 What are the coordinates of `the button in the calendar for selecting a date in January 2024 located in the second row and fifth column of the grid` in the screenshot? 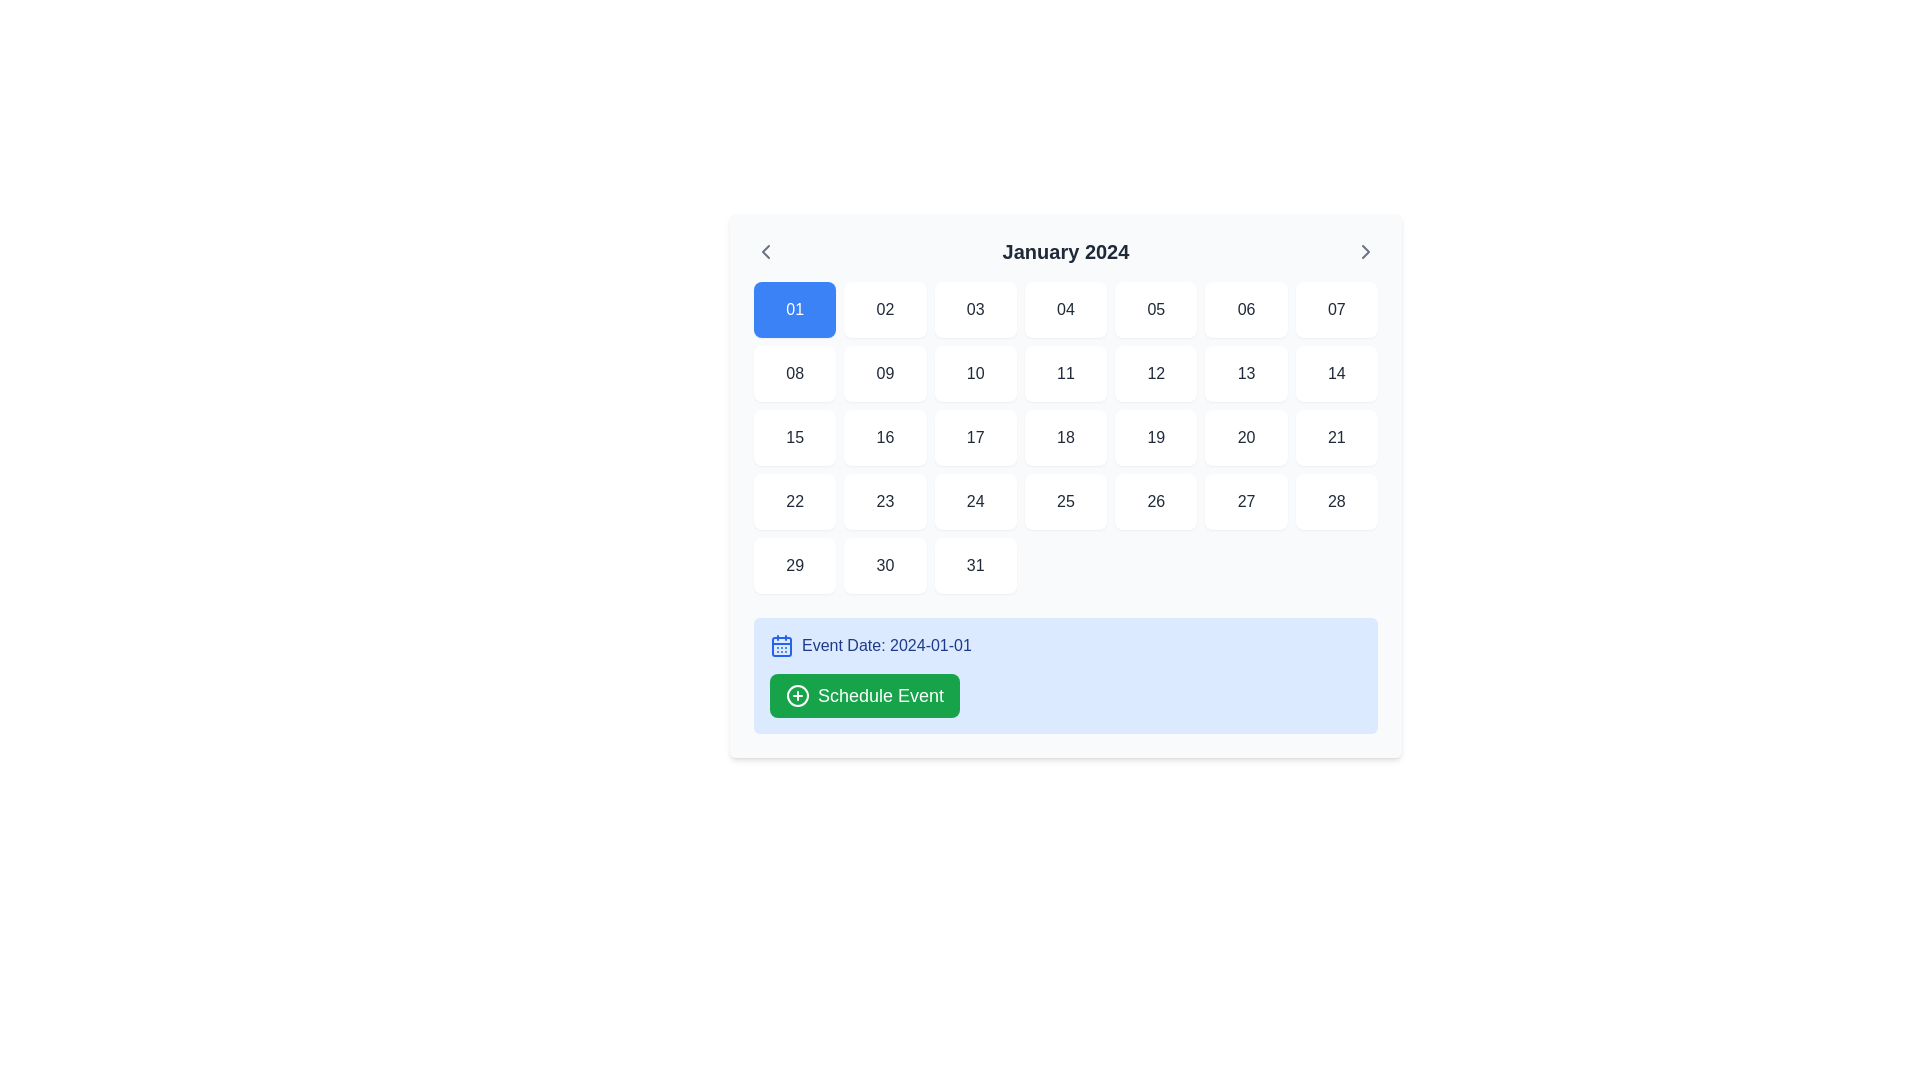 It's located at (1156, 374).